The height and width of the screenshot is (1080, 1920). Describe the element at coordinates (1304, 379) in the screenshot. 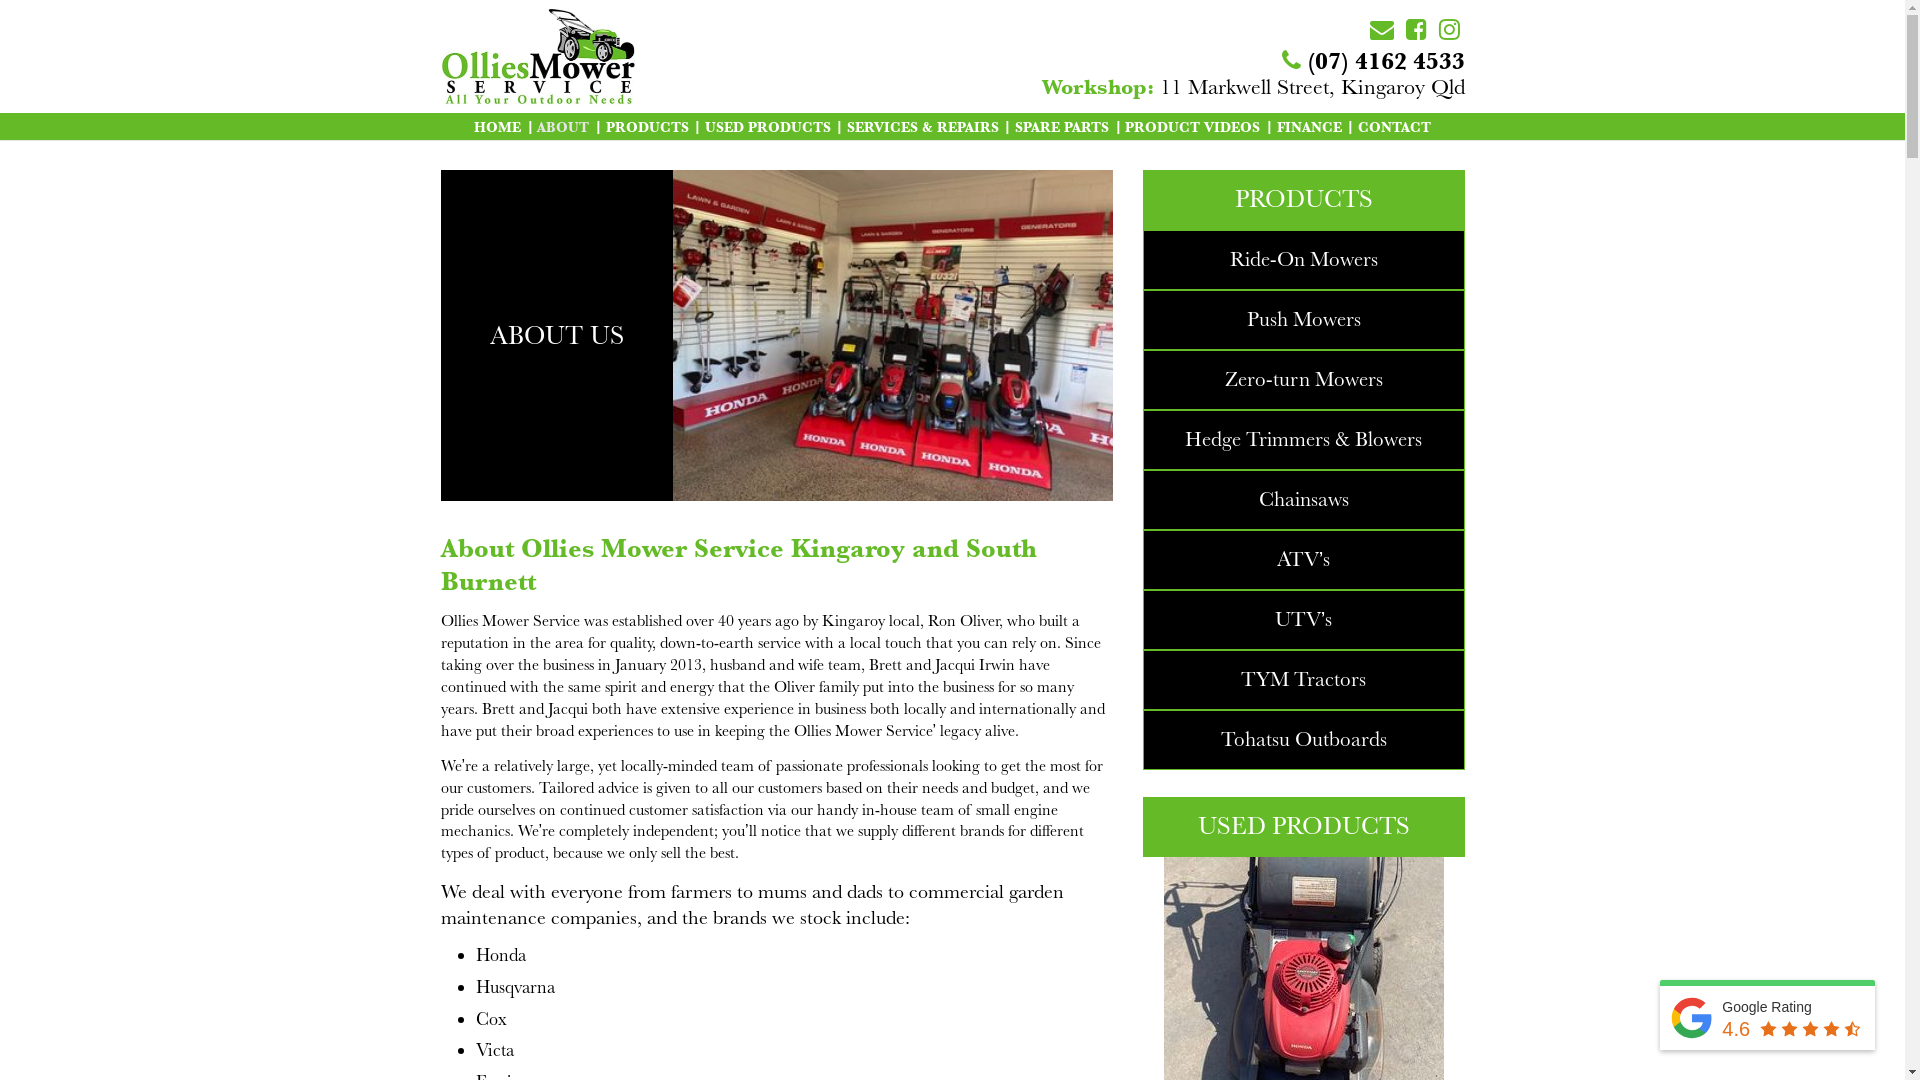

I see `'Zero-turn Mowers'` at that location.